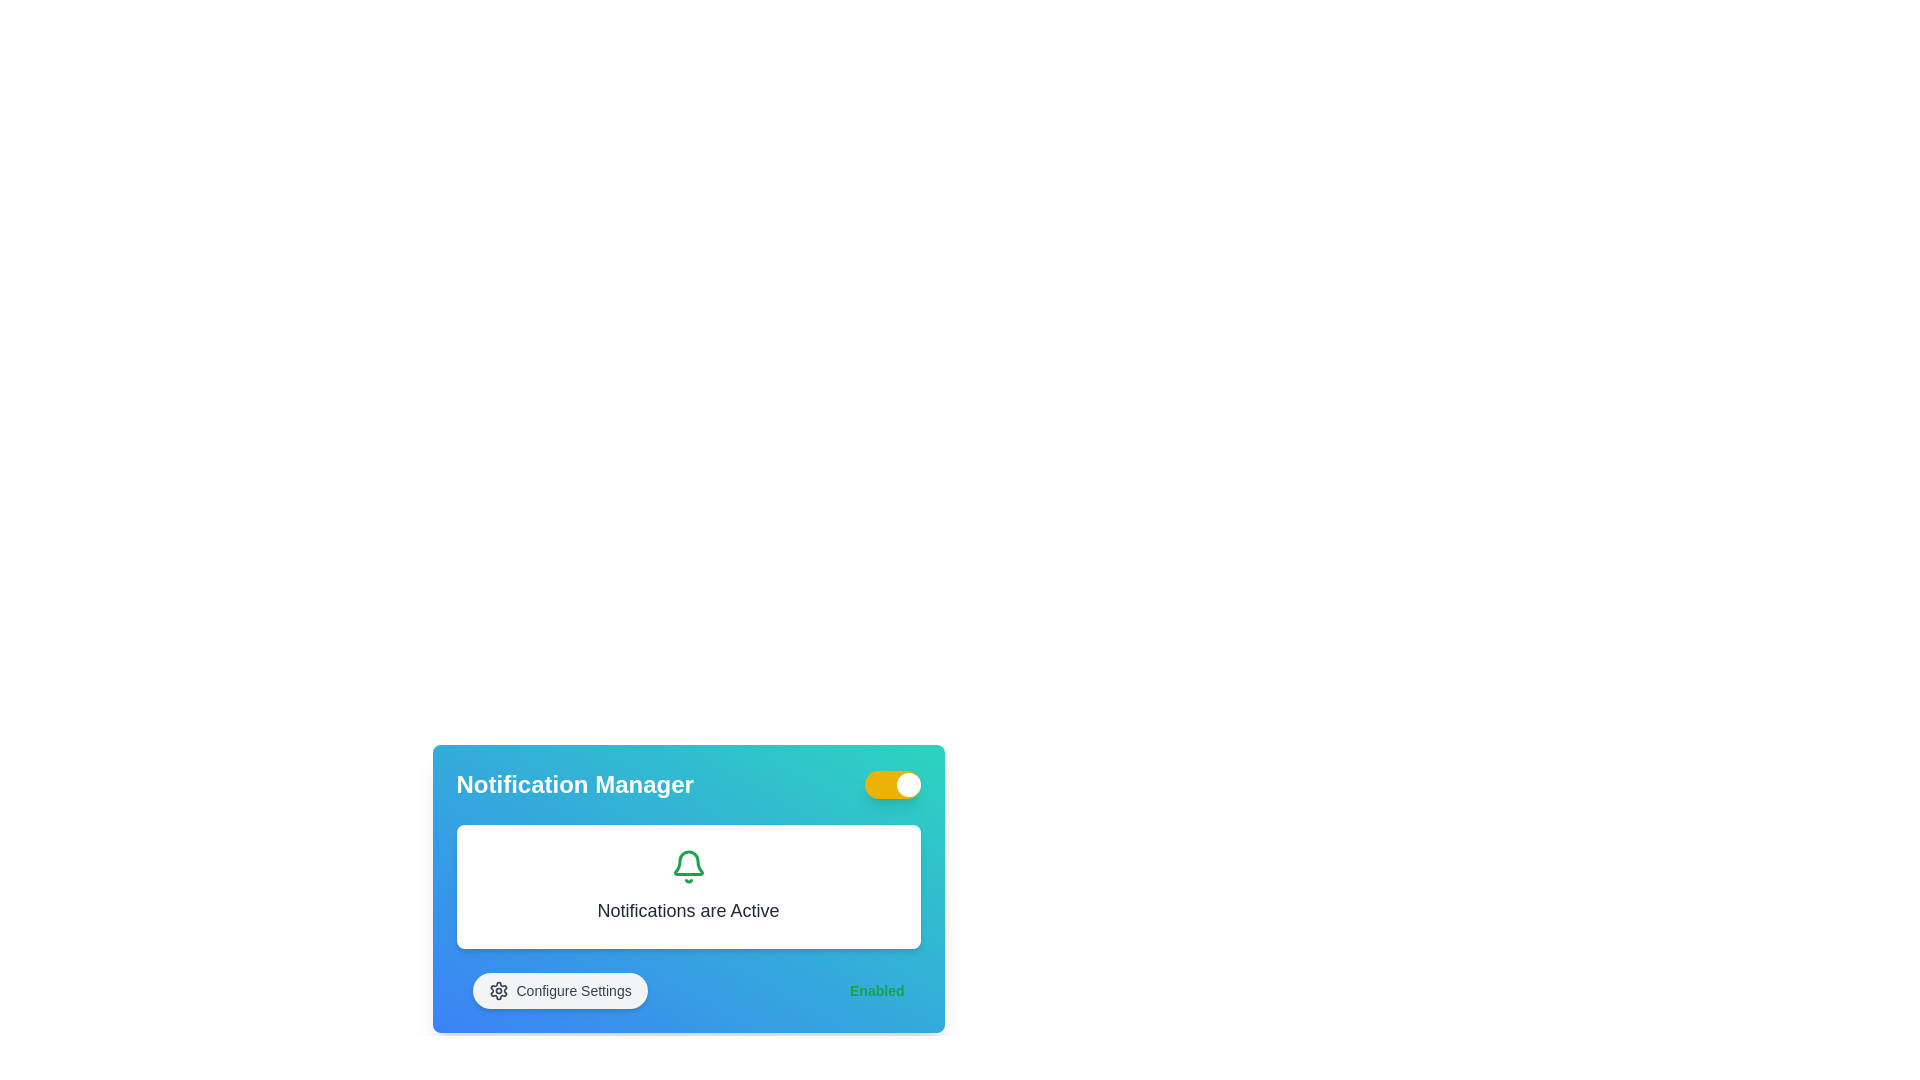  What do you see at coordinates (574, 784) in the screenshot?
I see `the 'Notification Manager' header title` at bounding box center [574, 784].